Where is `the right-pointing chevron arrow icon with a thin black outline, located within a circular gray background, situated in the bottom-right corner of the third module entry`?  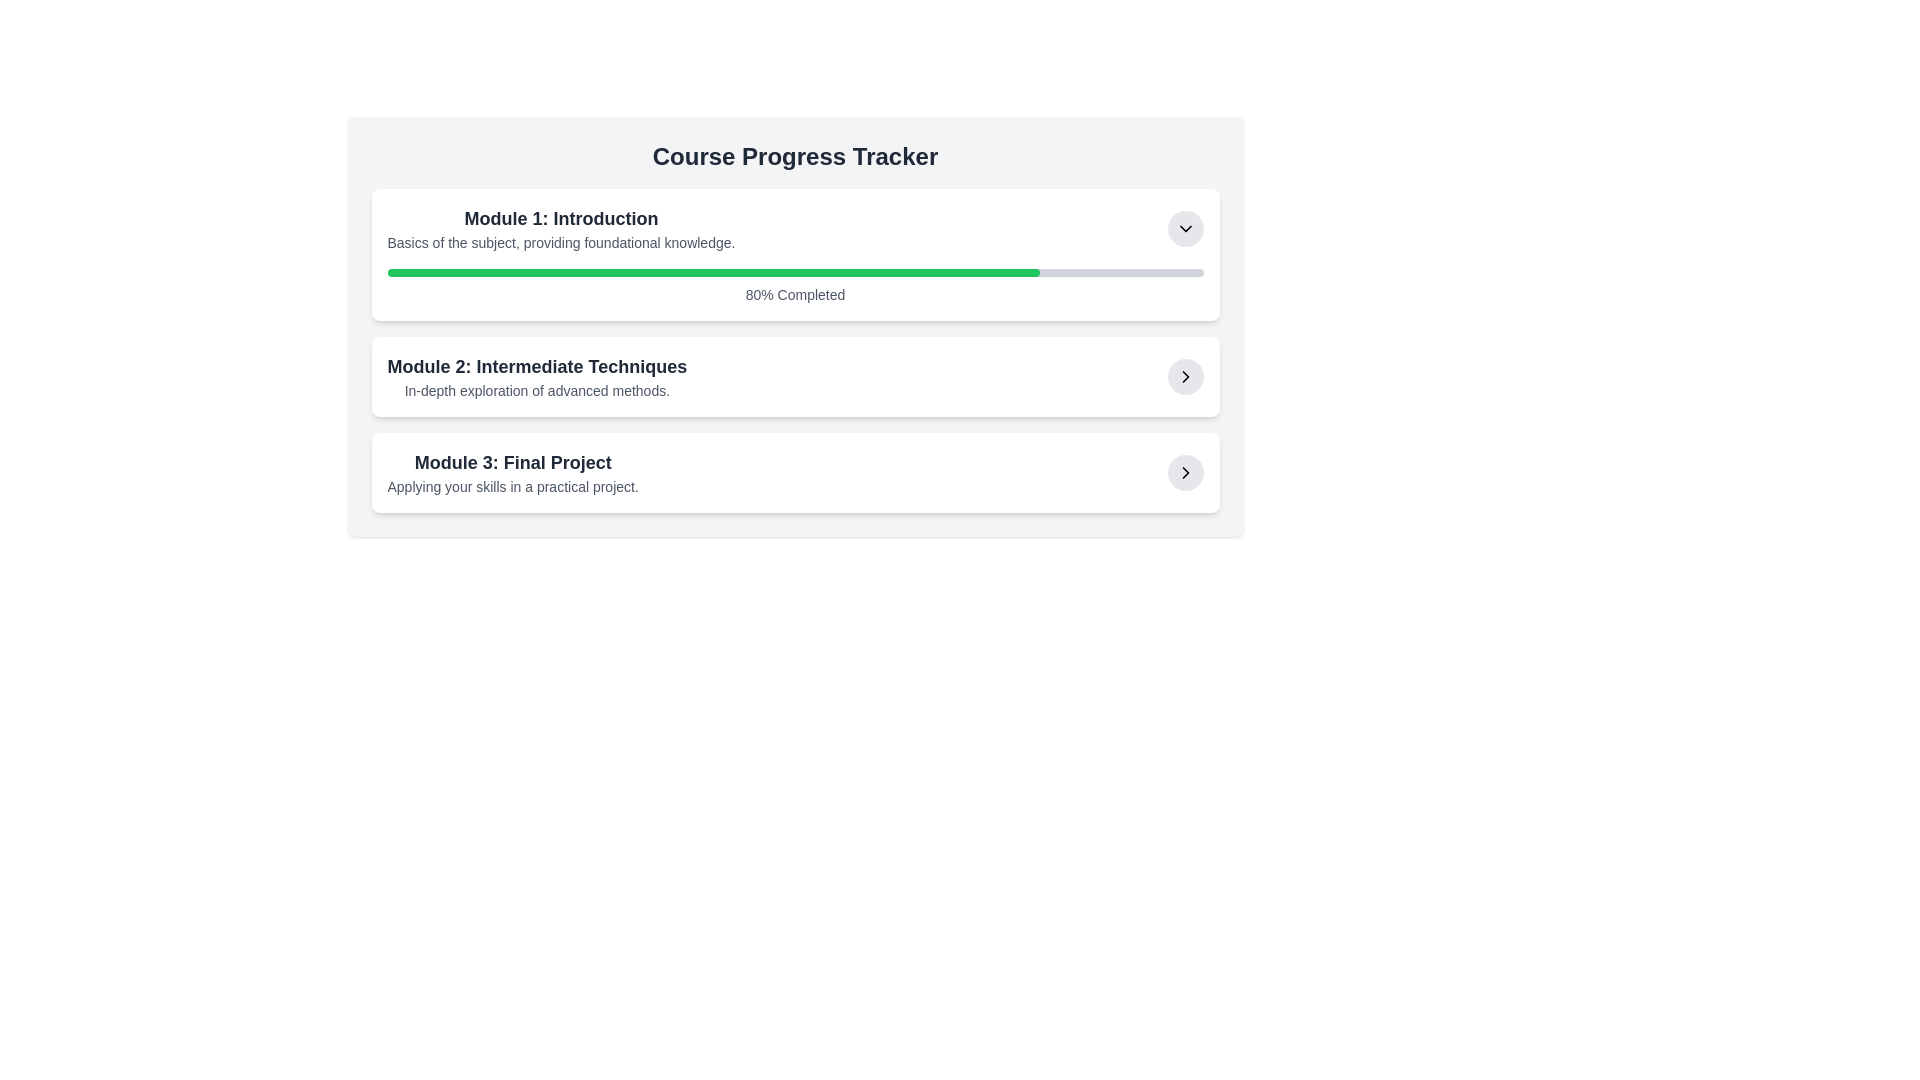 the right-pointing chevron arrow icon with a thin black outline, located within a circular gray background, situated in the bottom-right corner of the third module entry is located at coordinates (1185, 473).